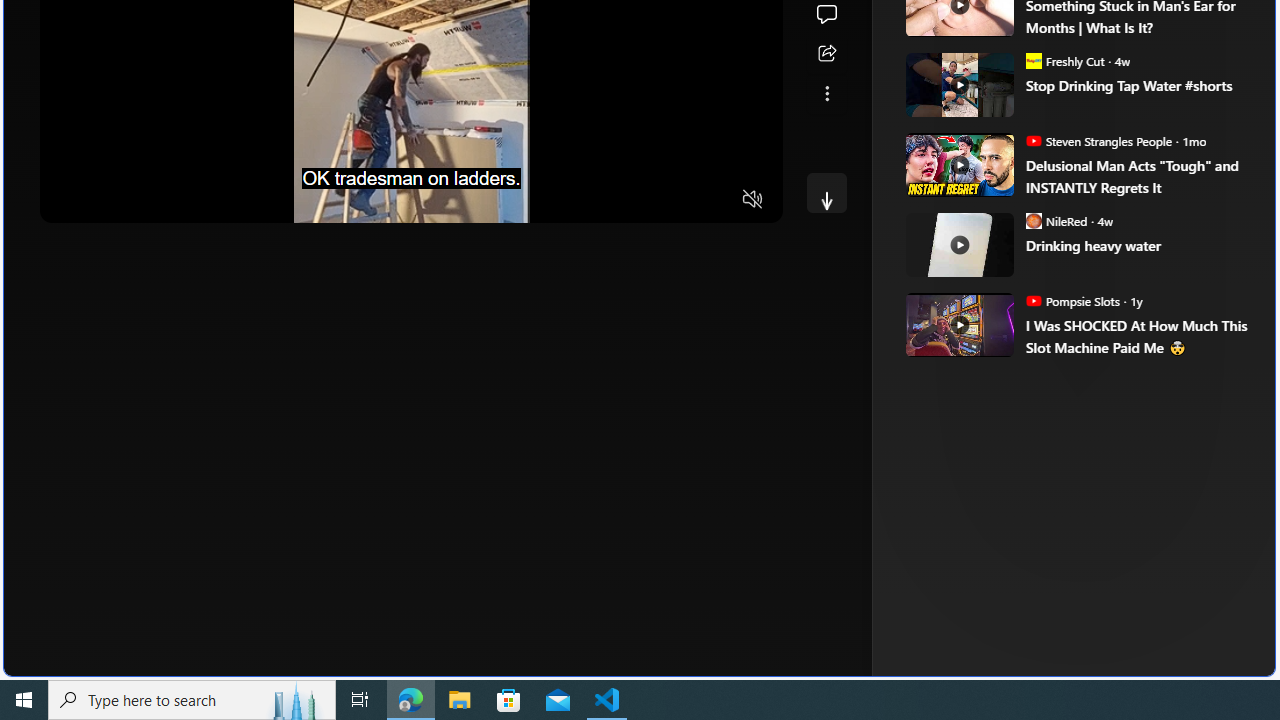 The image size is (1280, 720). What do you see at coordinates (826, 53) in the screenshot?
I see `'Share this story'` at bounding box center [826, 53].